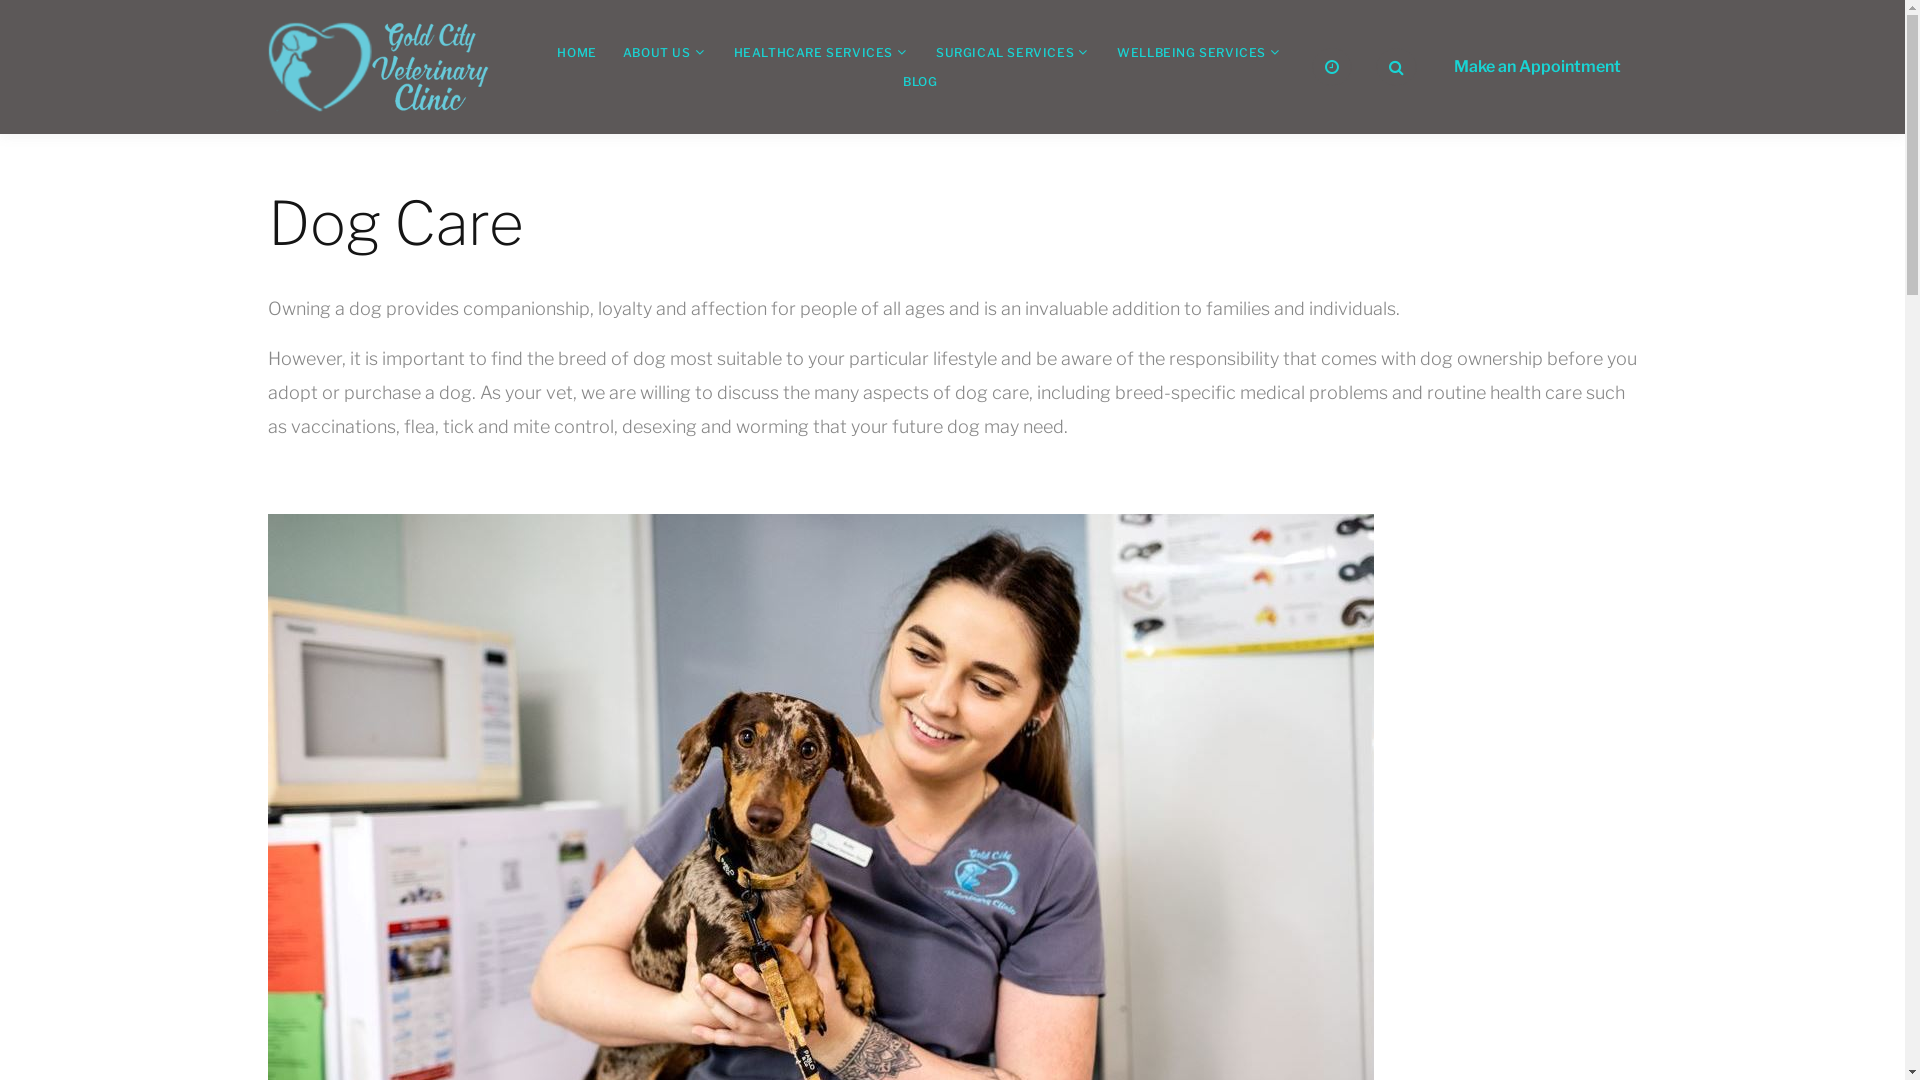 The width and height of the screenshot is (1920, 1080). I want to click on 'ABOUT US', so click(657, 51).